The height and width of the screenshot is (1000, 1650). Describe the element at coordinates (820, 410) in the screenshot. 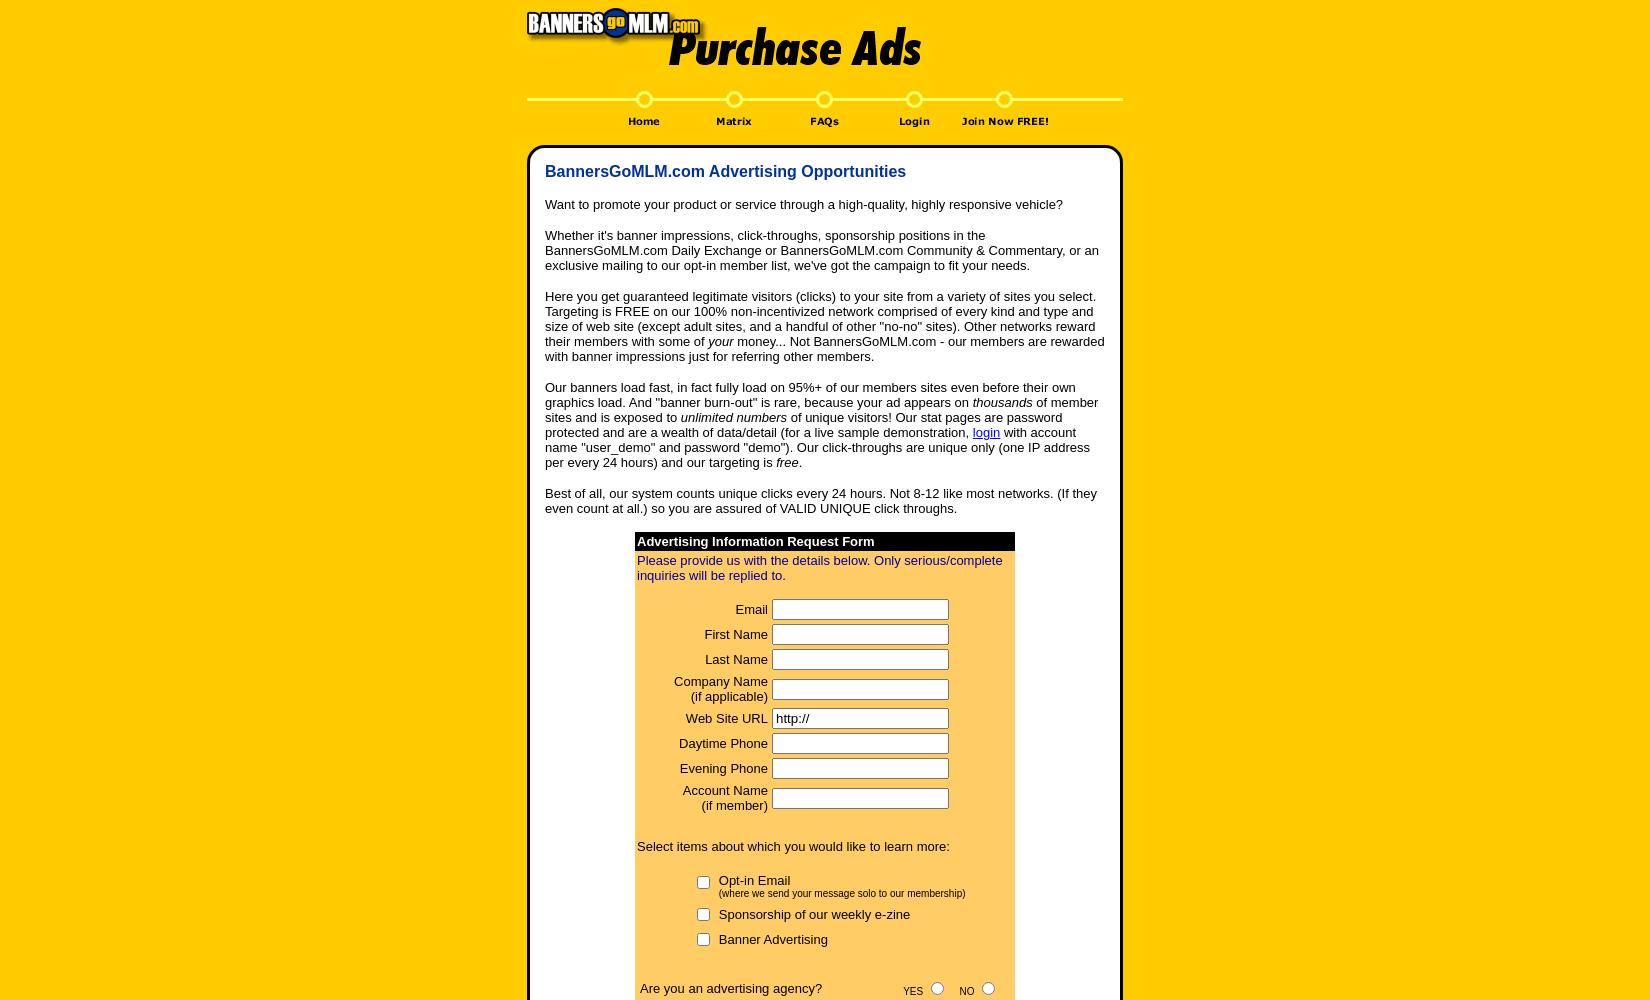

I see `'of member sites and is exposed to'` at that location.